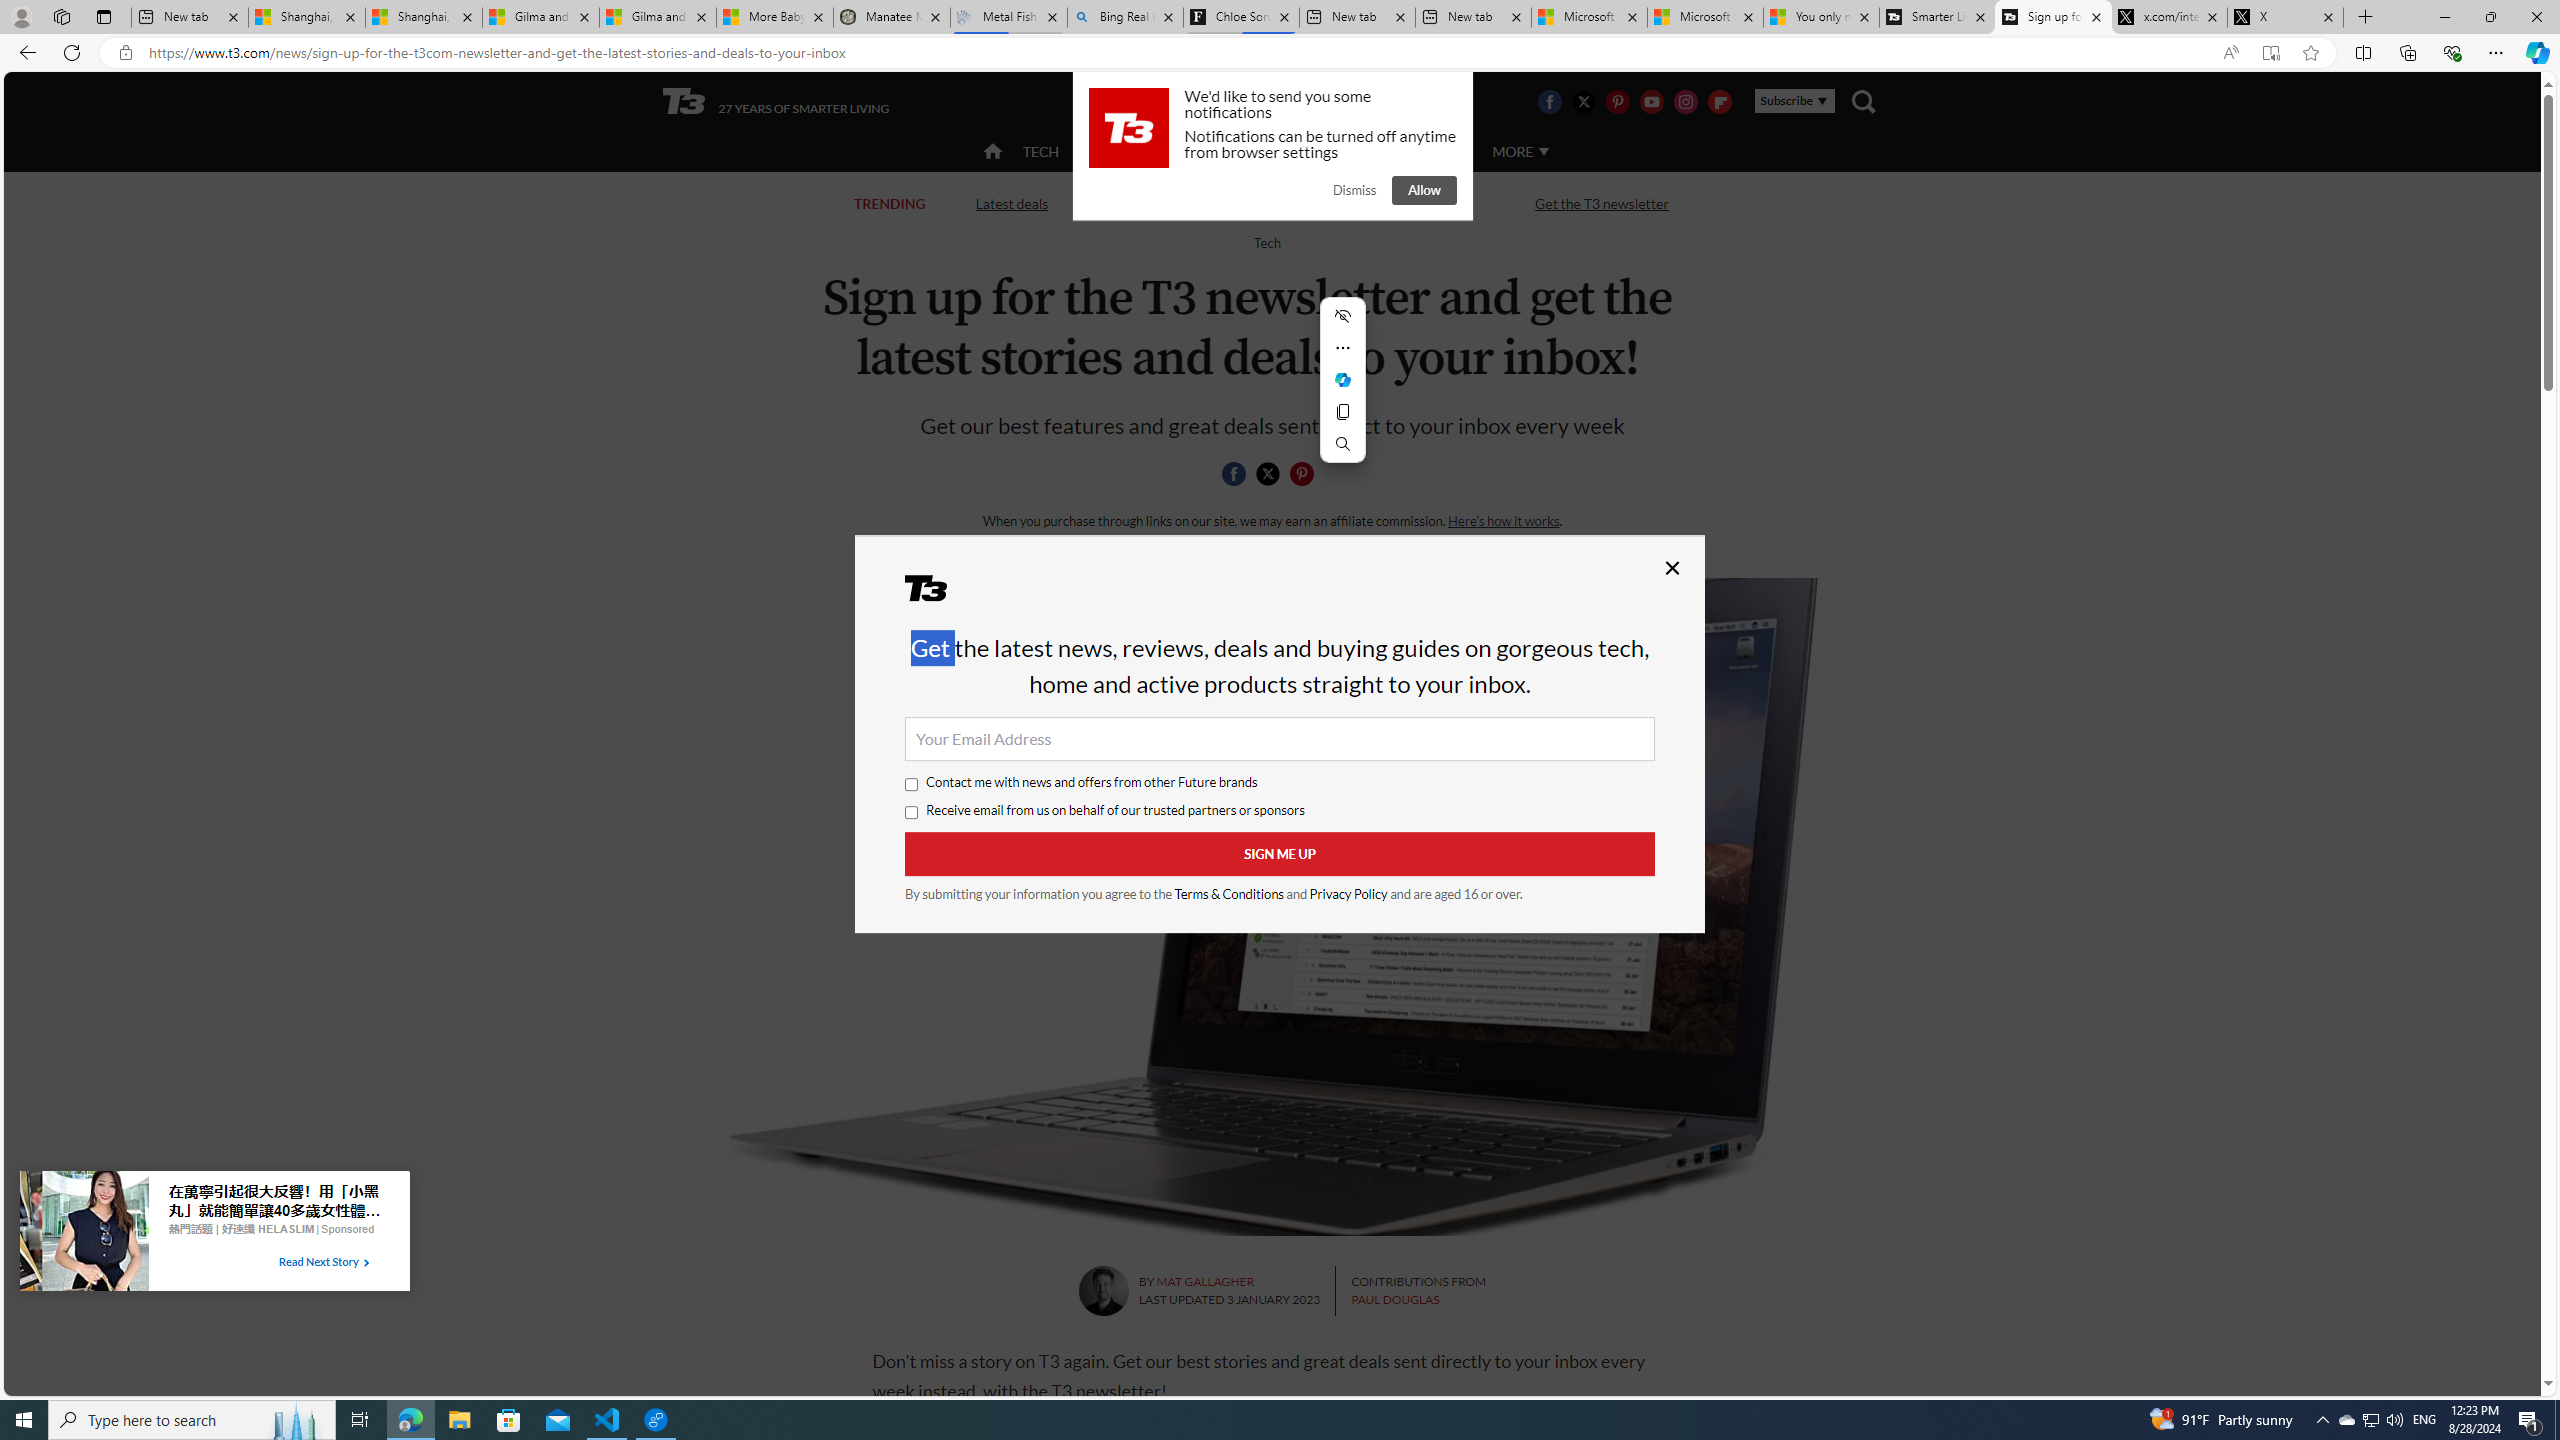  I want to click on 'Gilma and Hector both pose tropical trouble for Hawaii', so click(656, 16).